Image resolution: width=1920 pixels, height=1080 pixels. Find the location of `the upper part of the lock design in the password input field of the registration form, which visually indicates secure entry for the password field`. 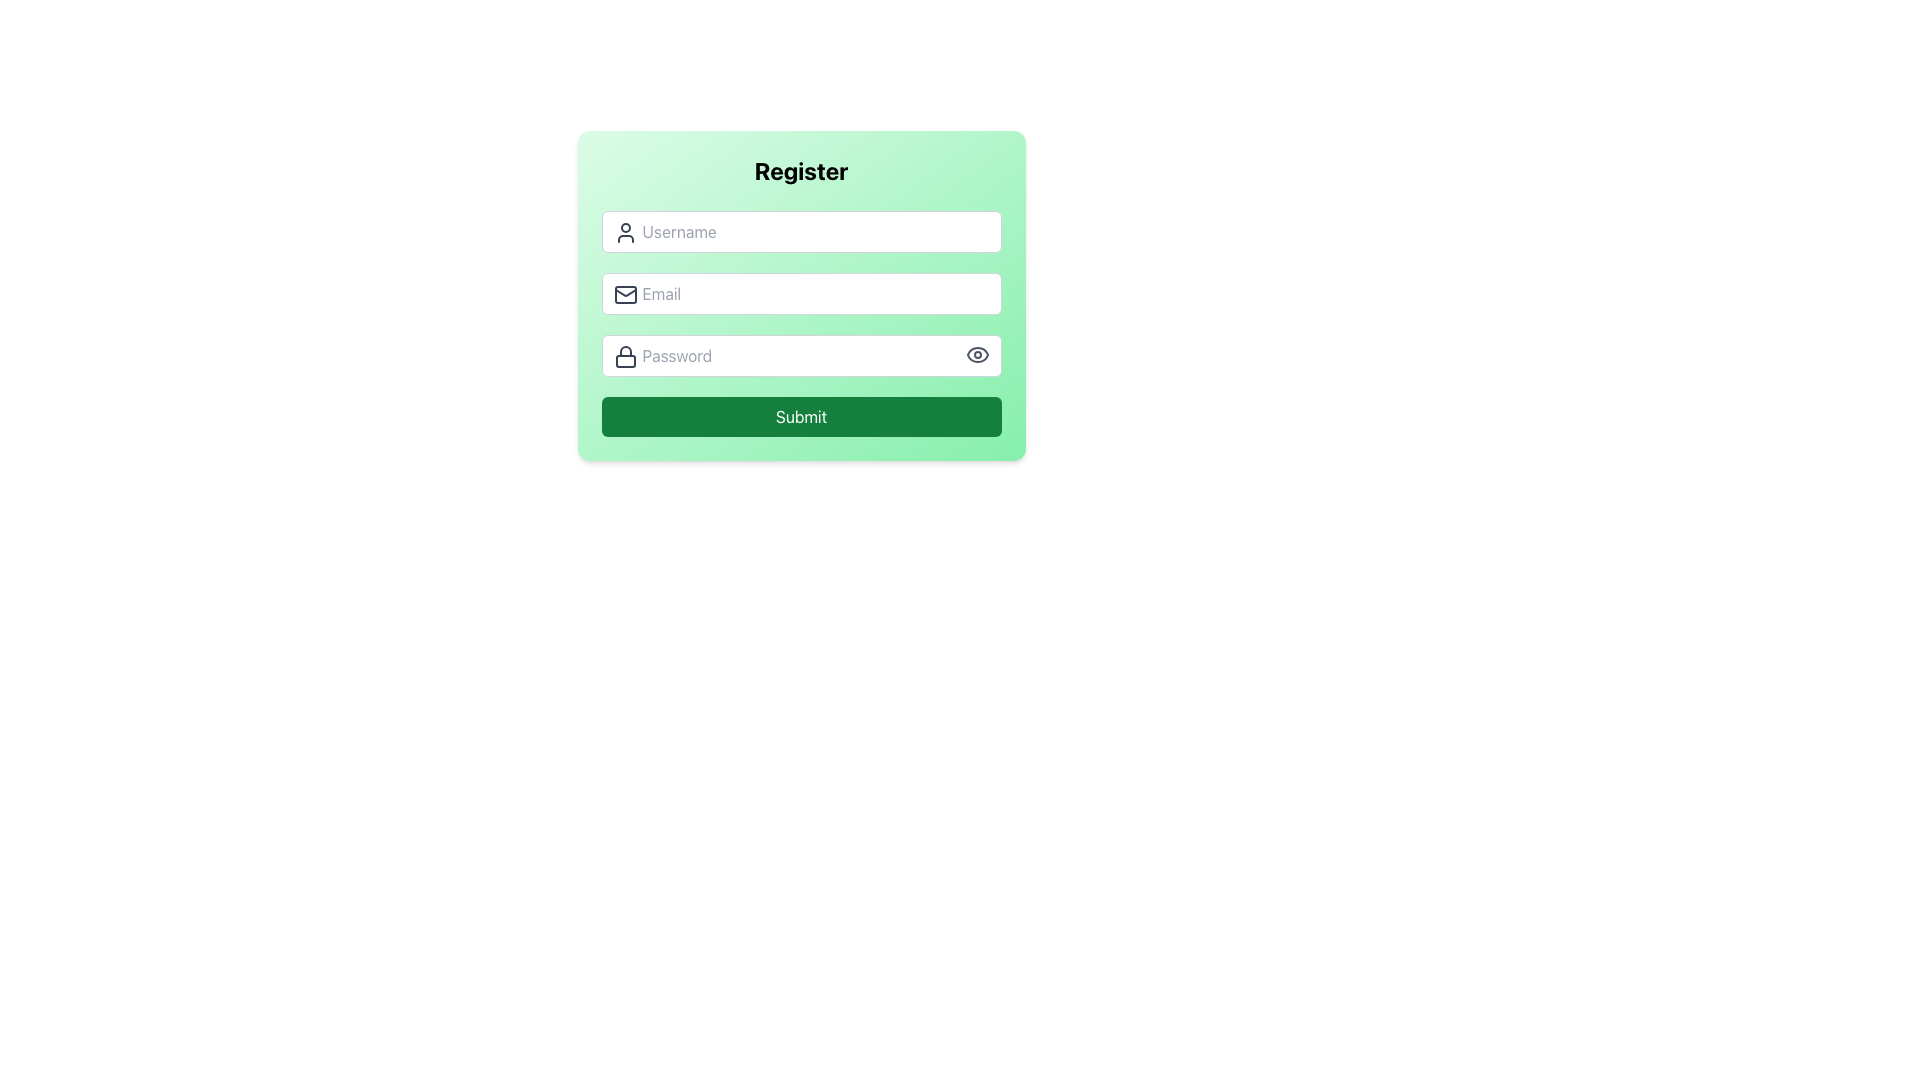

the upper part of the lock design in the password input field of the registration form, which visually indicates secure entry for the password field is located at coordinates (624, 350).